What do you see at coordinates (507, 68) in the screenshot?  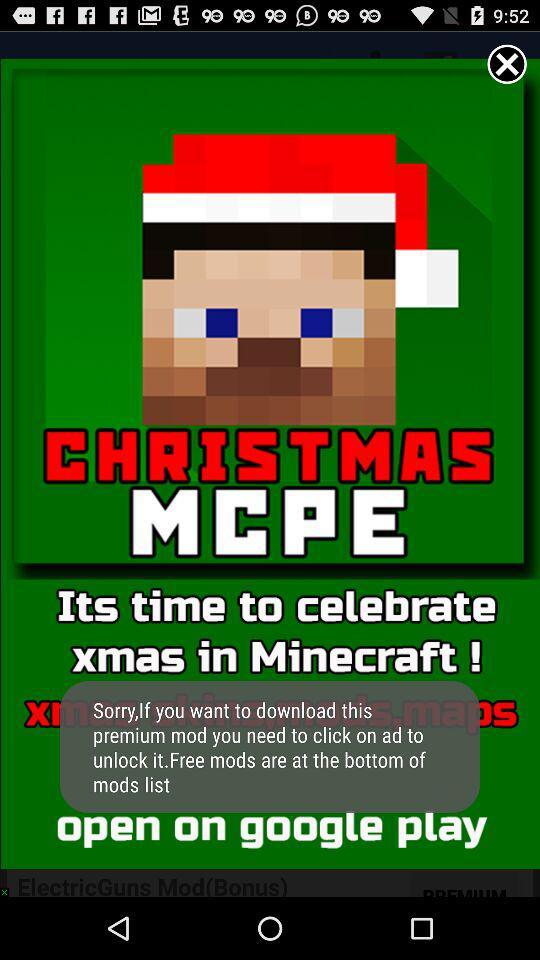 I see `the close icon` at bounding box center [507, 68].